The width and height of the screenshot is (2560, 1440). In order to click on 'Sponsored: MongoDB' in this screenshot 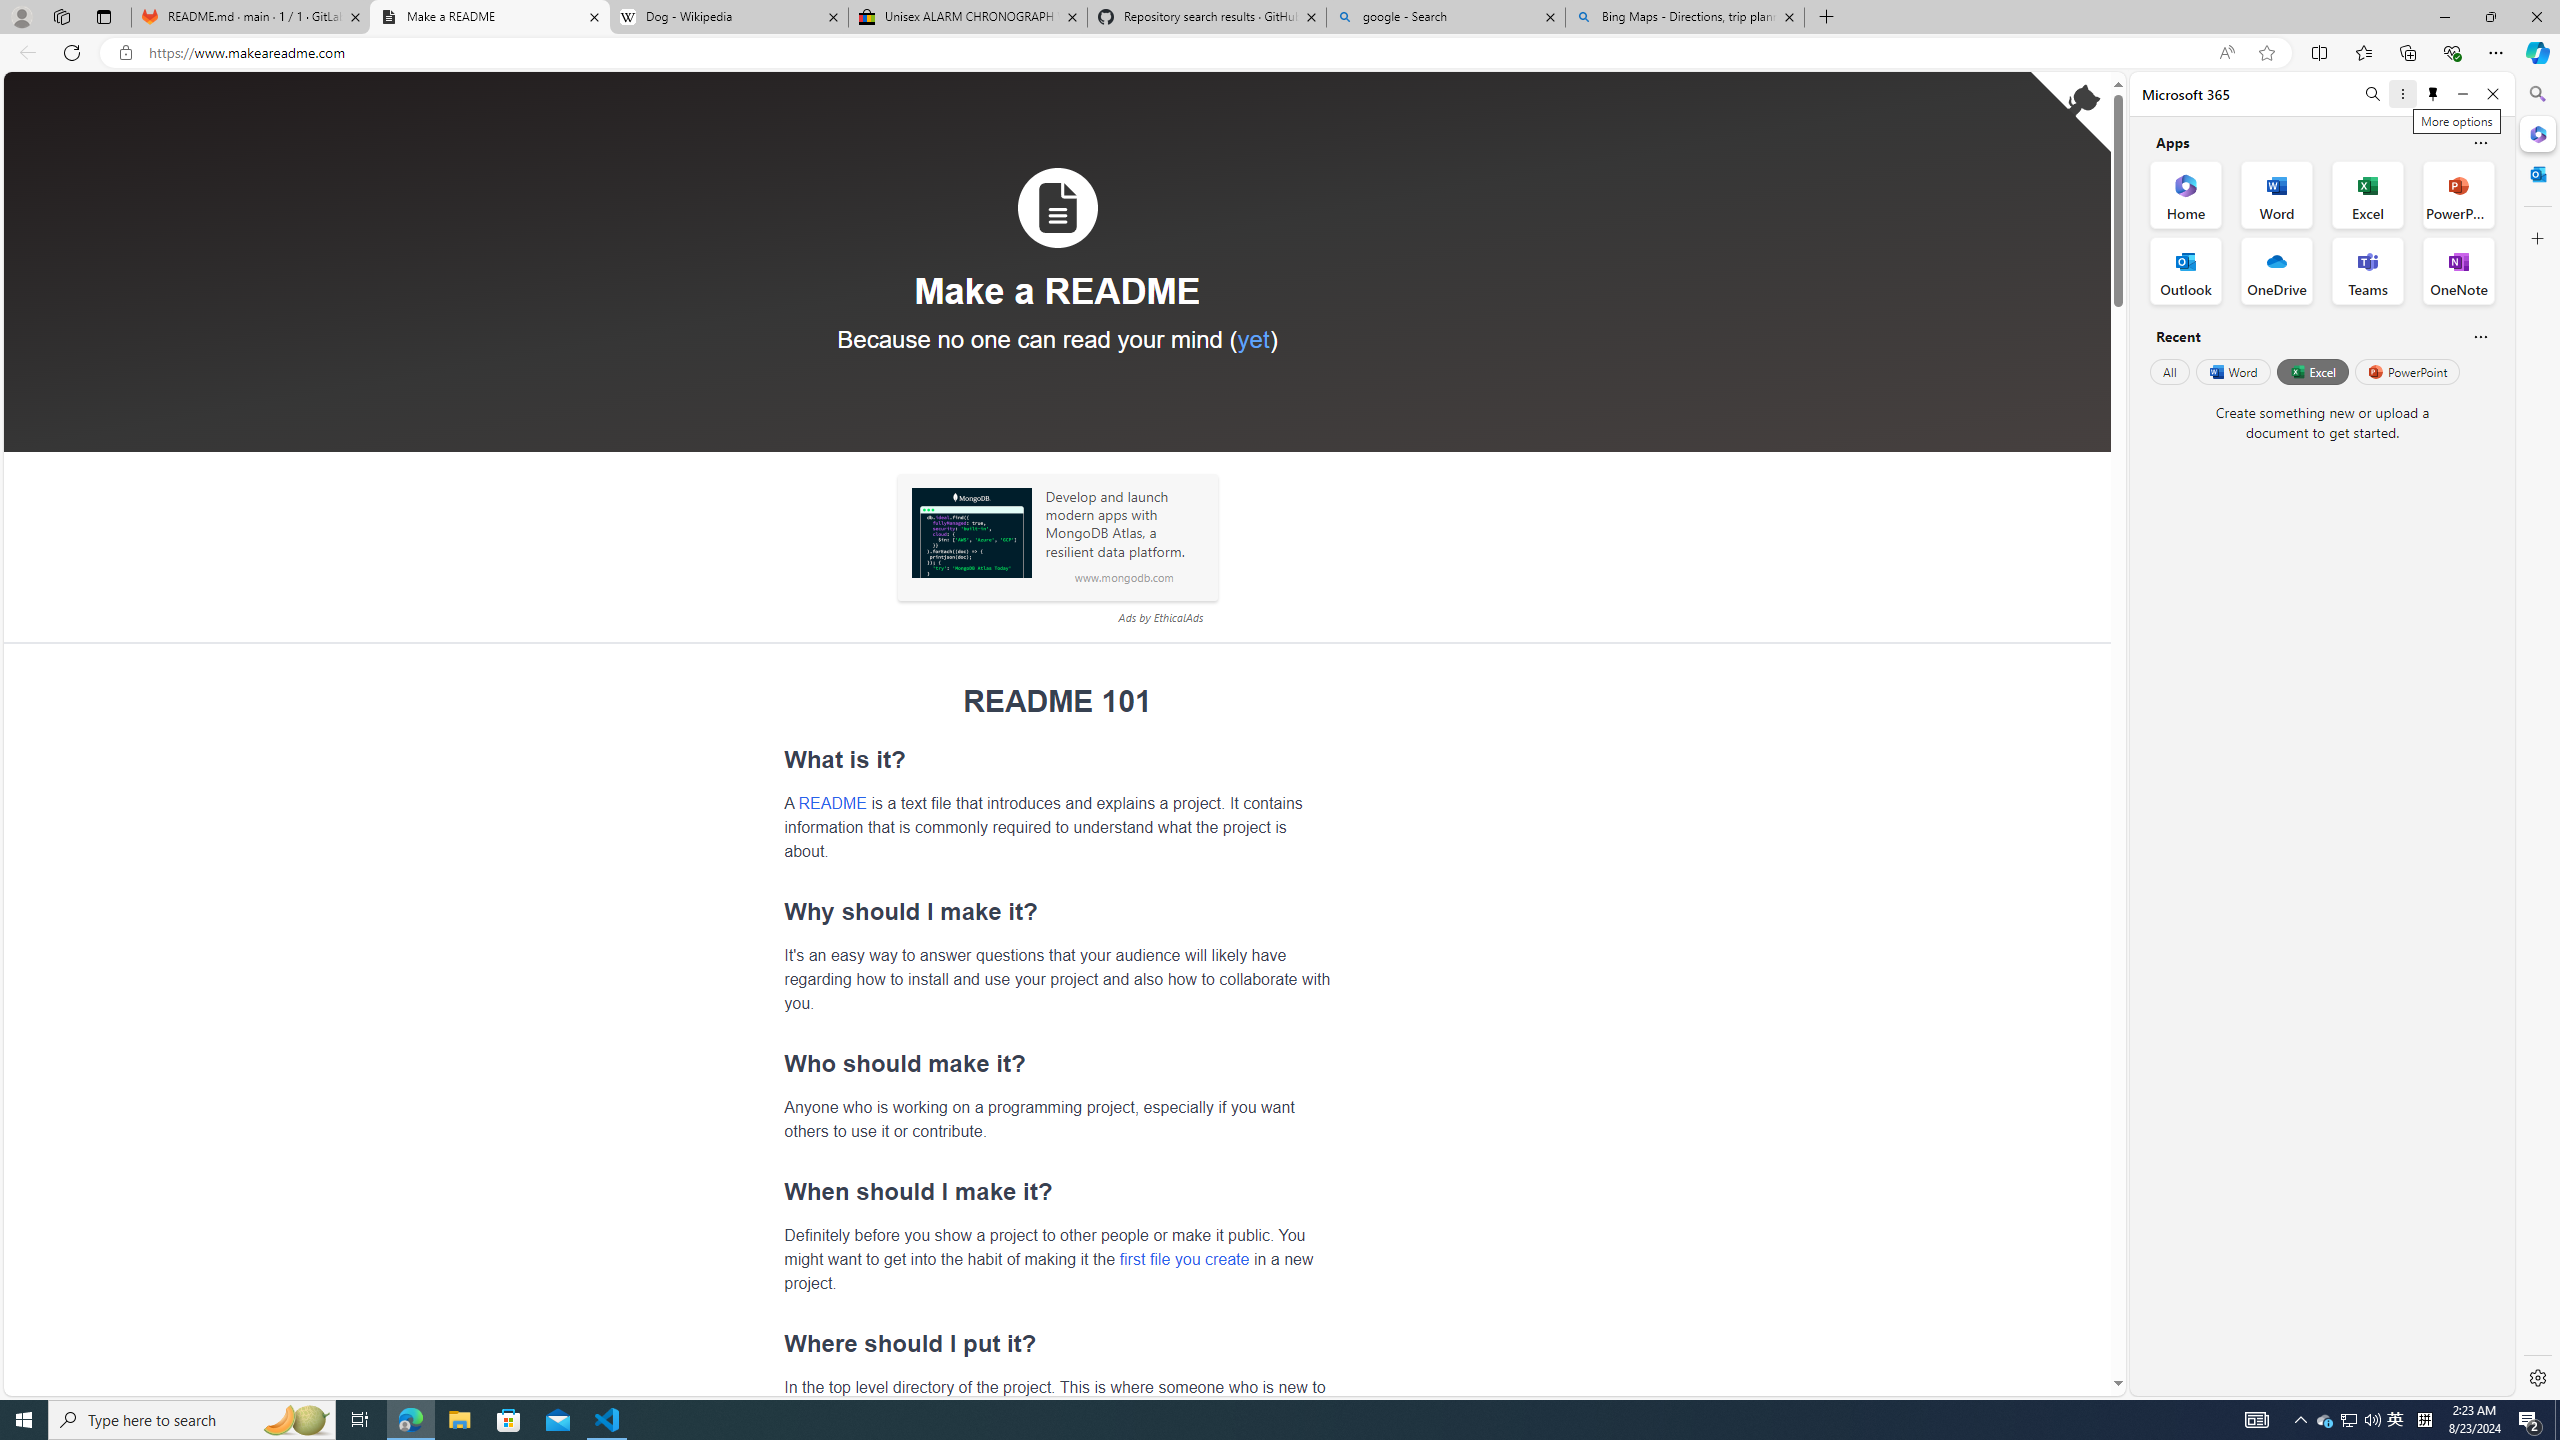, I will do `click(970, 532)`.